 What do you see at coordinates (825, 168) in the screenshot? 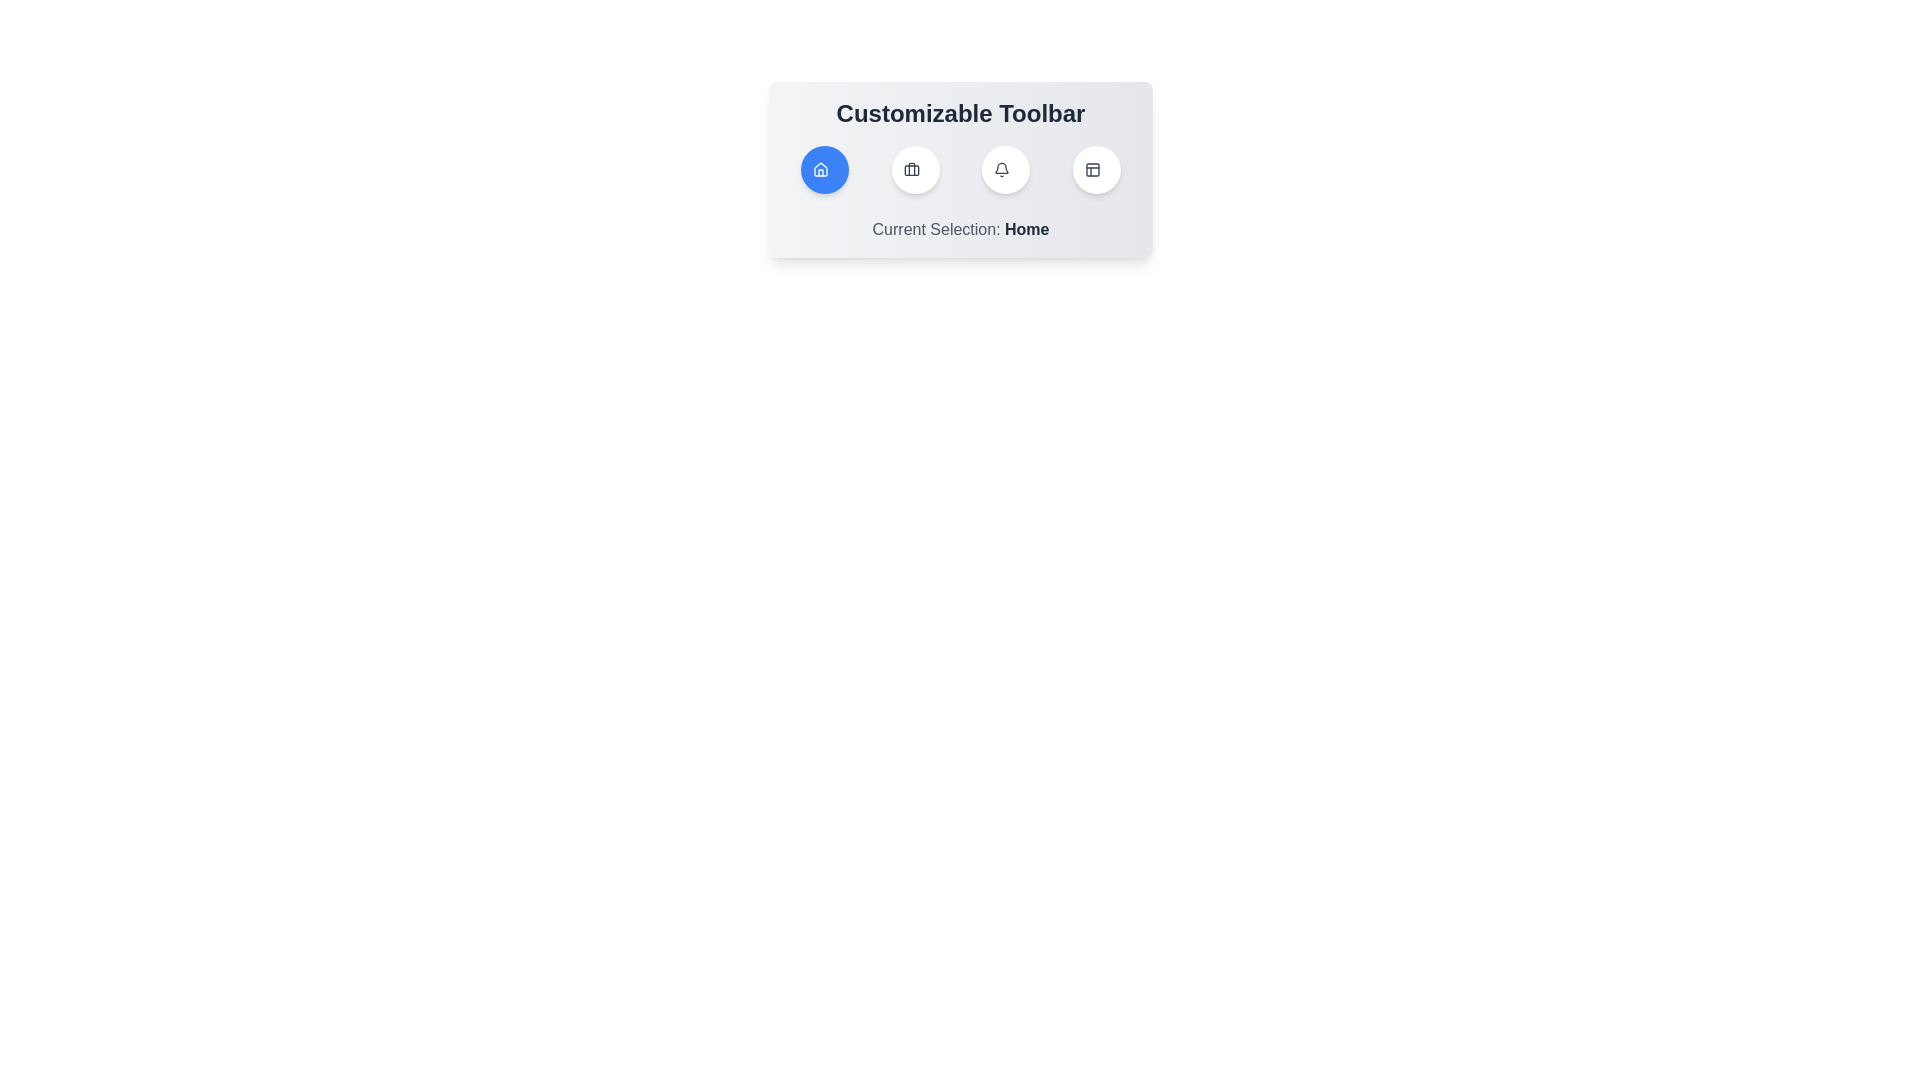
I see `the circular blue button with a white house icon in the 'Customizable Toolbar'` at bounding box center [825, 168].